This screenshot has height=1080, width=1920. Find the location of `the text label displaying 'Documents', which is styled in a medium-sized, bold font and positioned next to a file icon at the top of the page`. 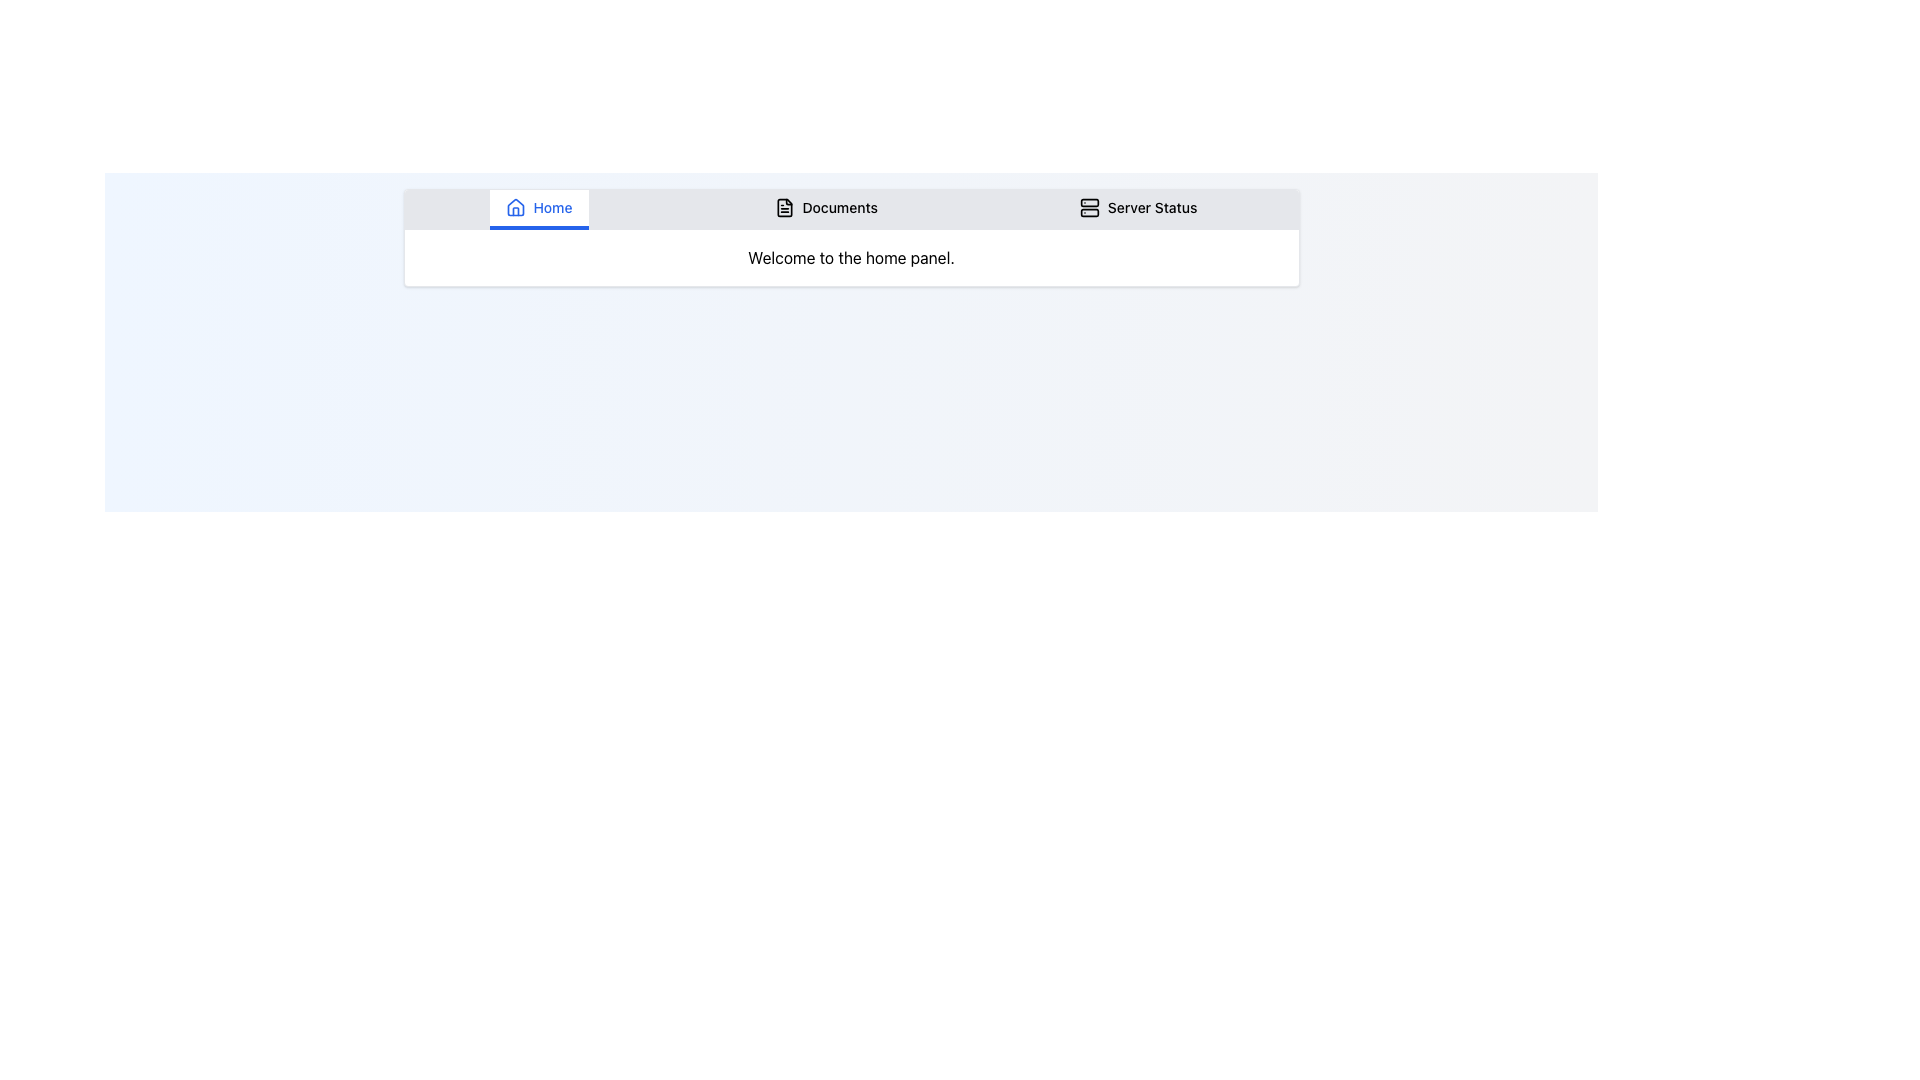

the text label displaying 'Documents', which is styled in a medium-sized, bold font and positioned next to a file icon at the top of the page is located at coordinates (840, 208).